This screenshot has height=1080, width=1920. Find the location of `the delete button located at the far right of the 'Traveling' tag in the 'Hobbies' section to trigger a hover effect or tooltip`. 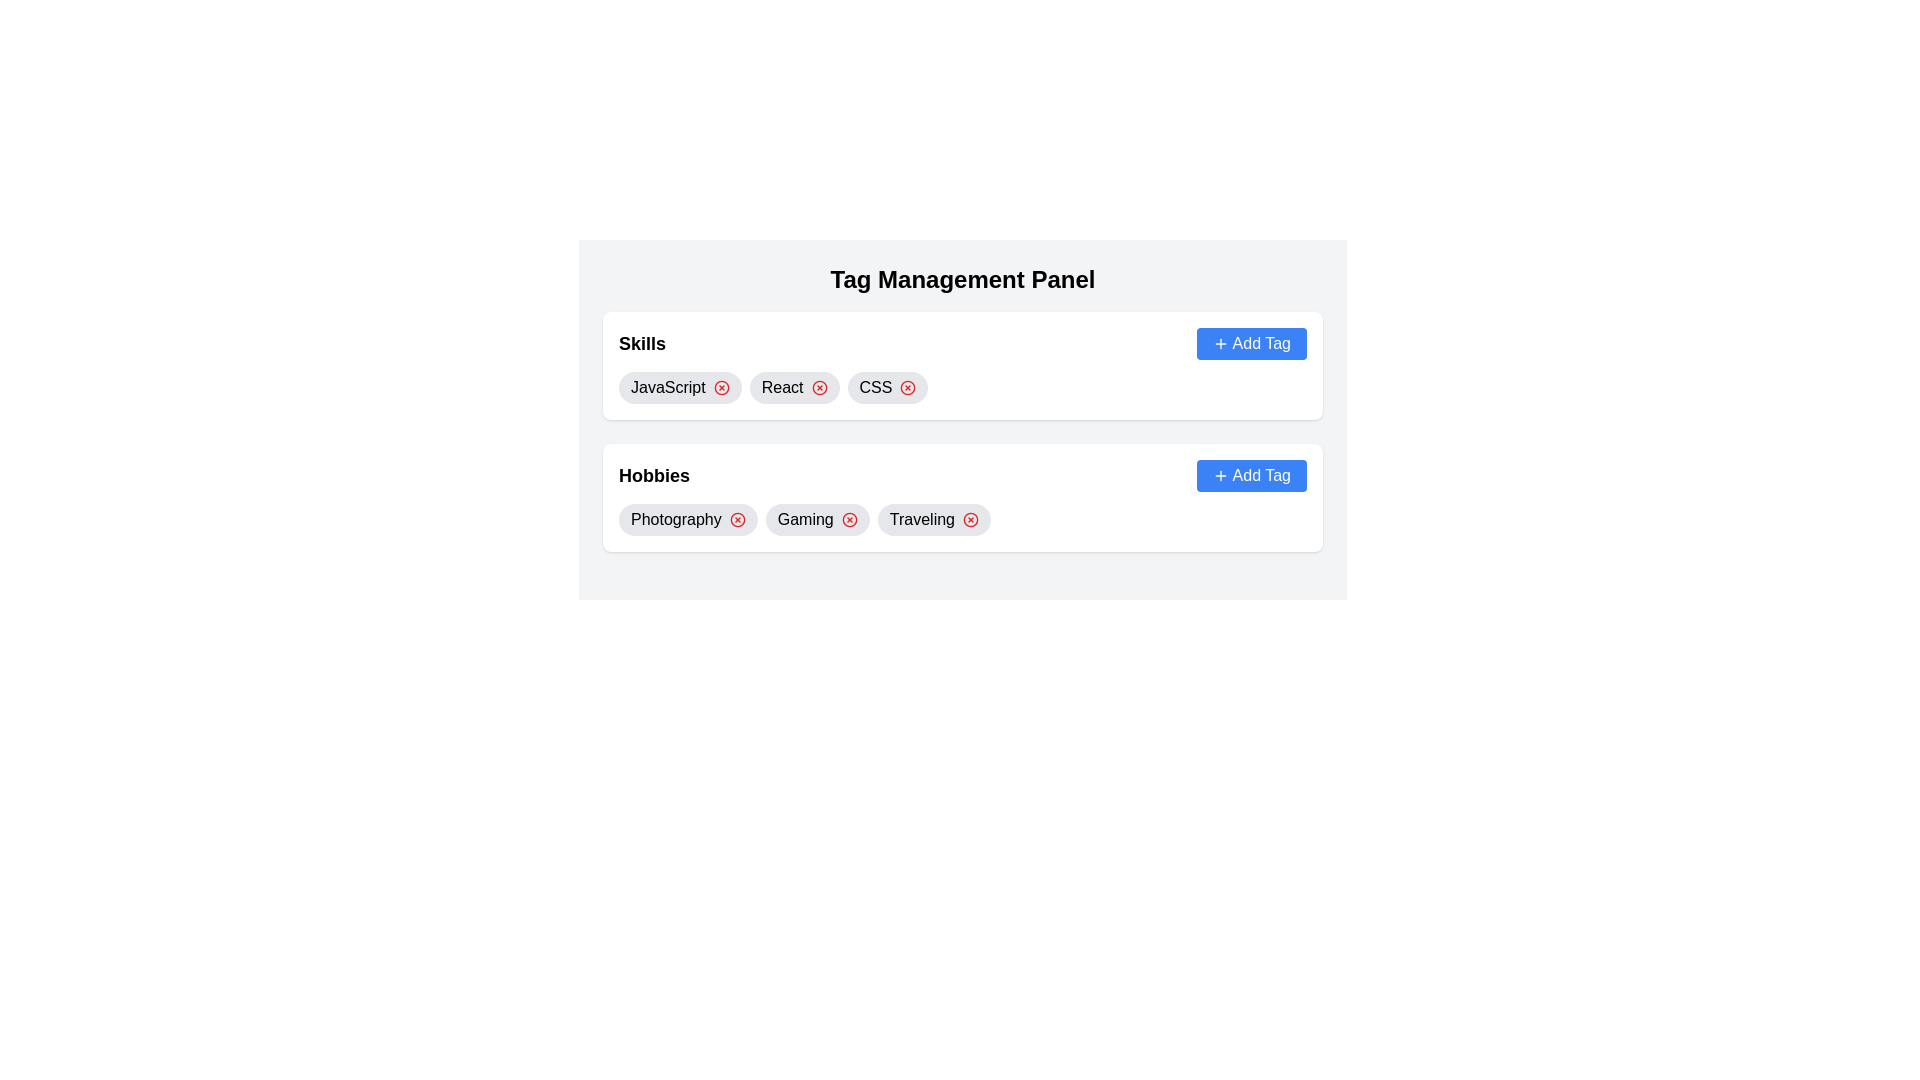

the delete button located at the far right of the 'Traveling' tag in the 'Hobbies' section to trigger a hover effect or tooltip is located at coordinates (970, 519).